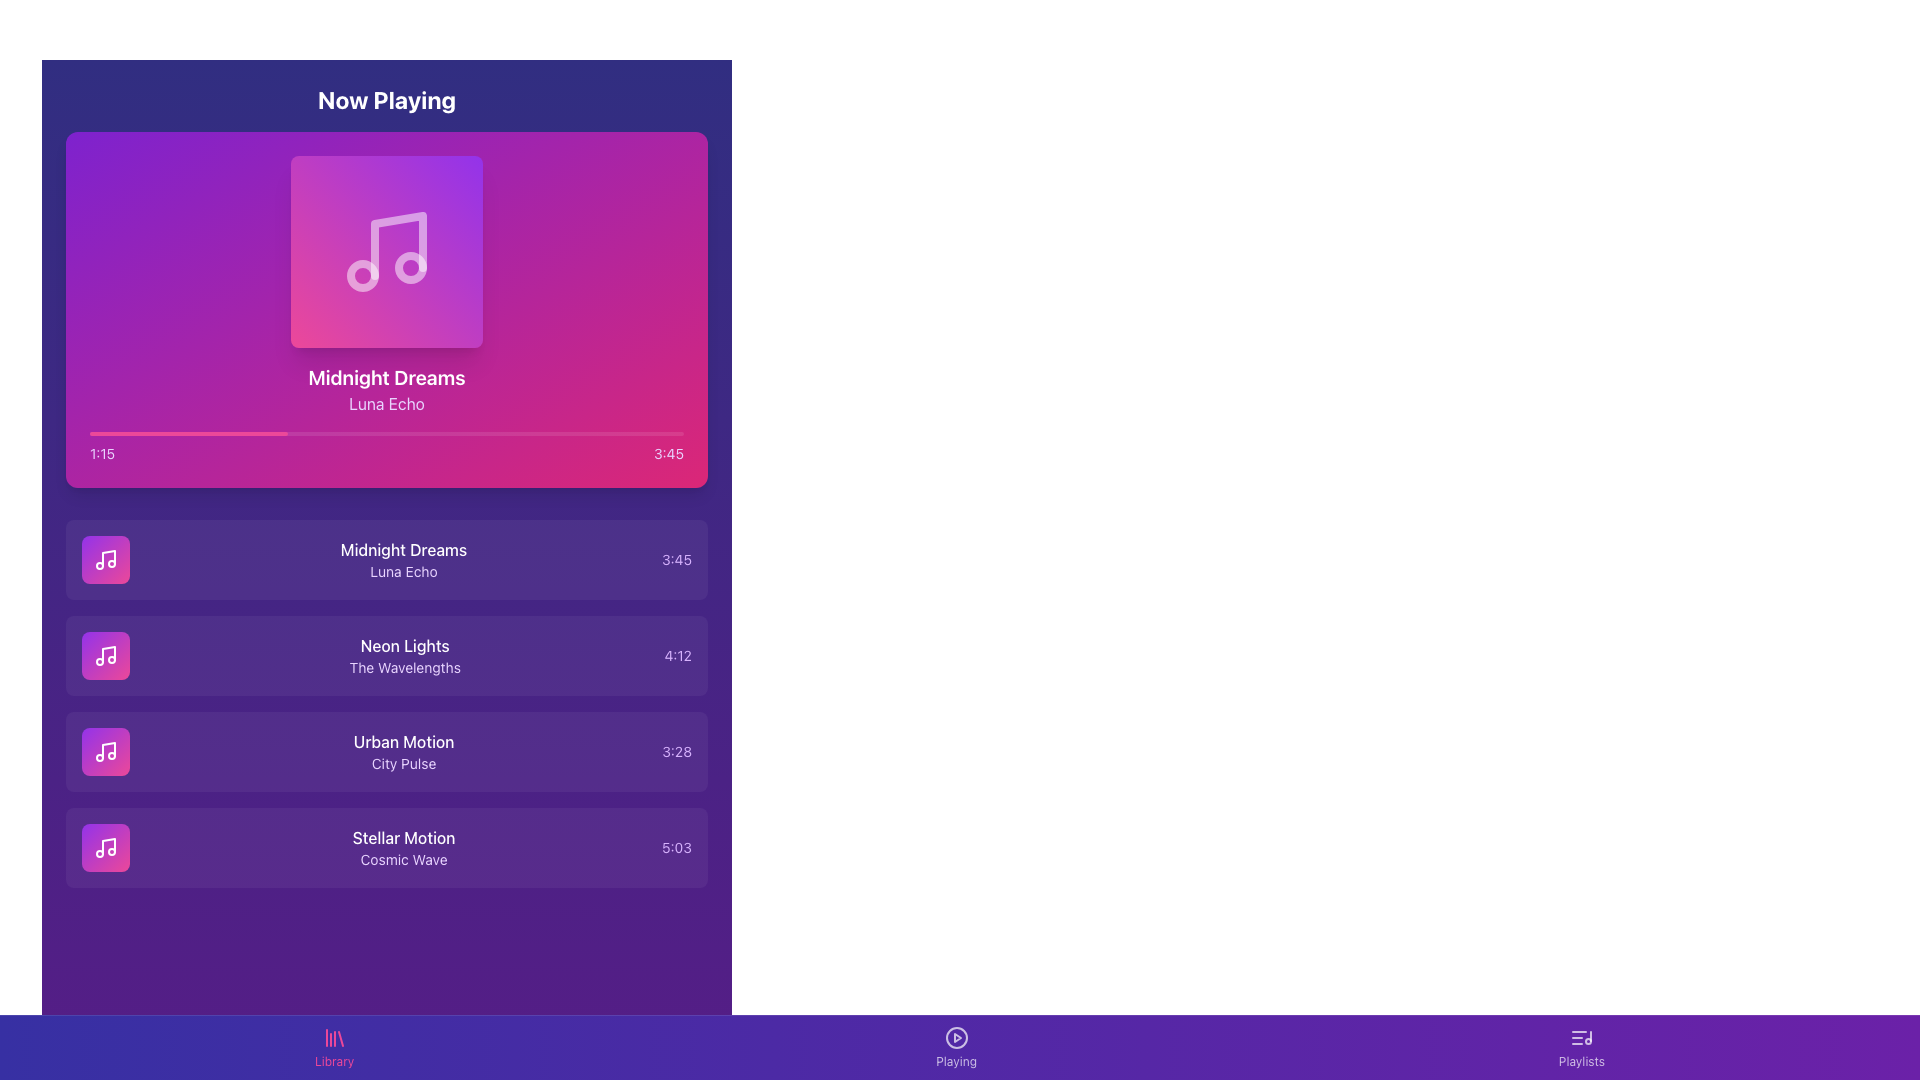 The width and height of the screenshot is (1920, 1080). Describe the element at coordinates (387, 848) in the screenshot. I see `the fourth item in the playlist interface` at that location.